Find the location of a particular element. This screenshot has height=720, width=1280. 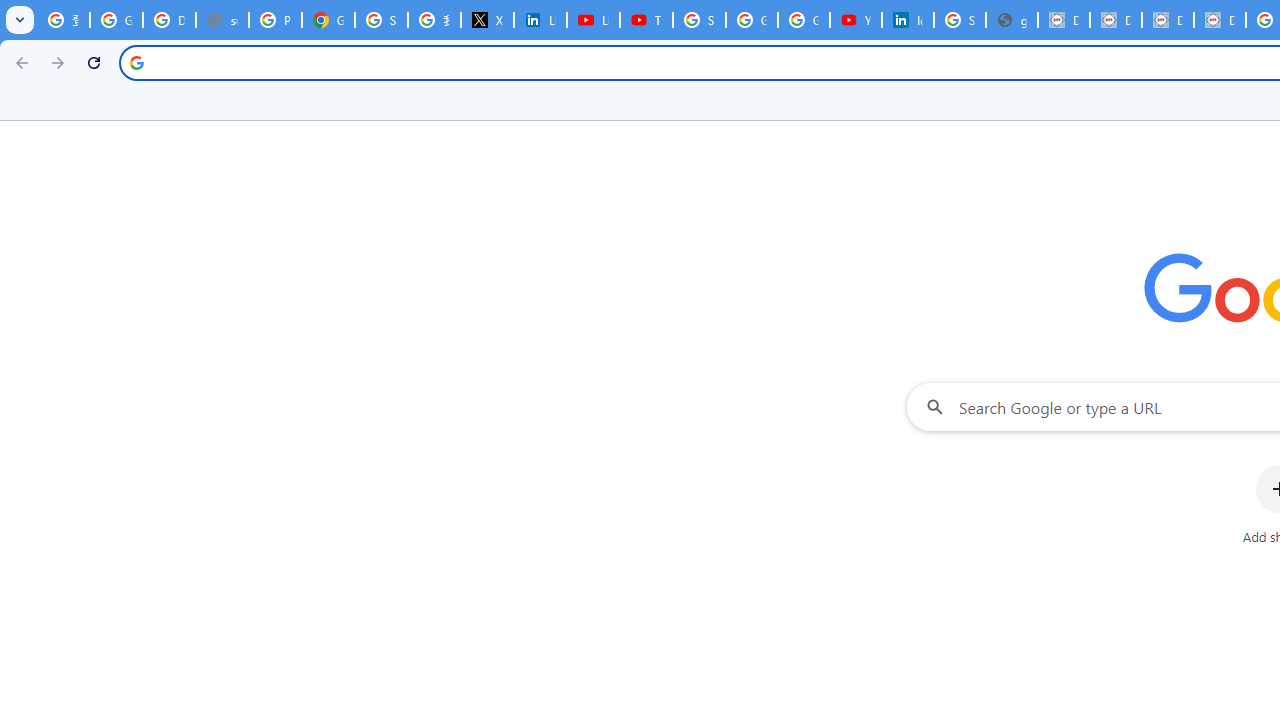

'google_privacy_policy_en.pdf' is located at coordinates (1011, 20).